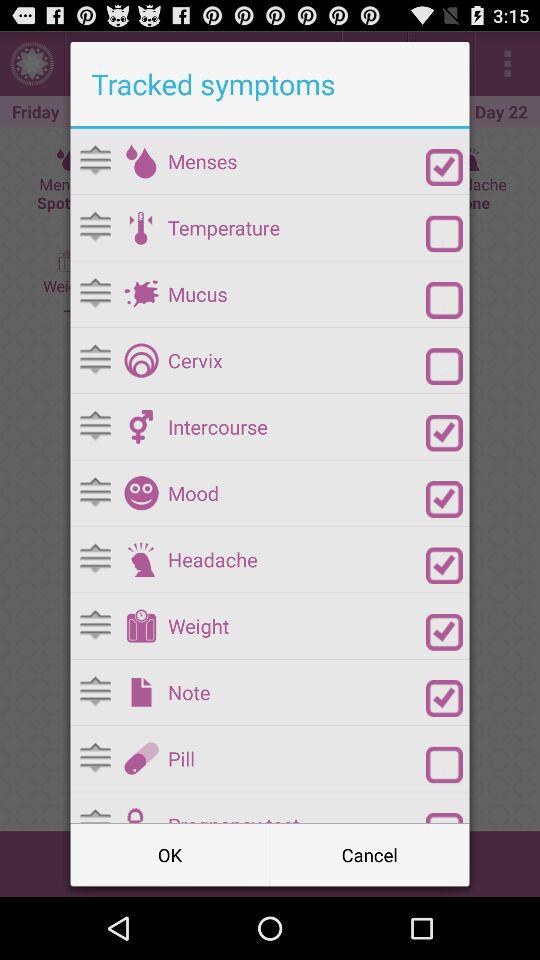  I want to click on the icon below the pregnancy test item, so click(368, 853).